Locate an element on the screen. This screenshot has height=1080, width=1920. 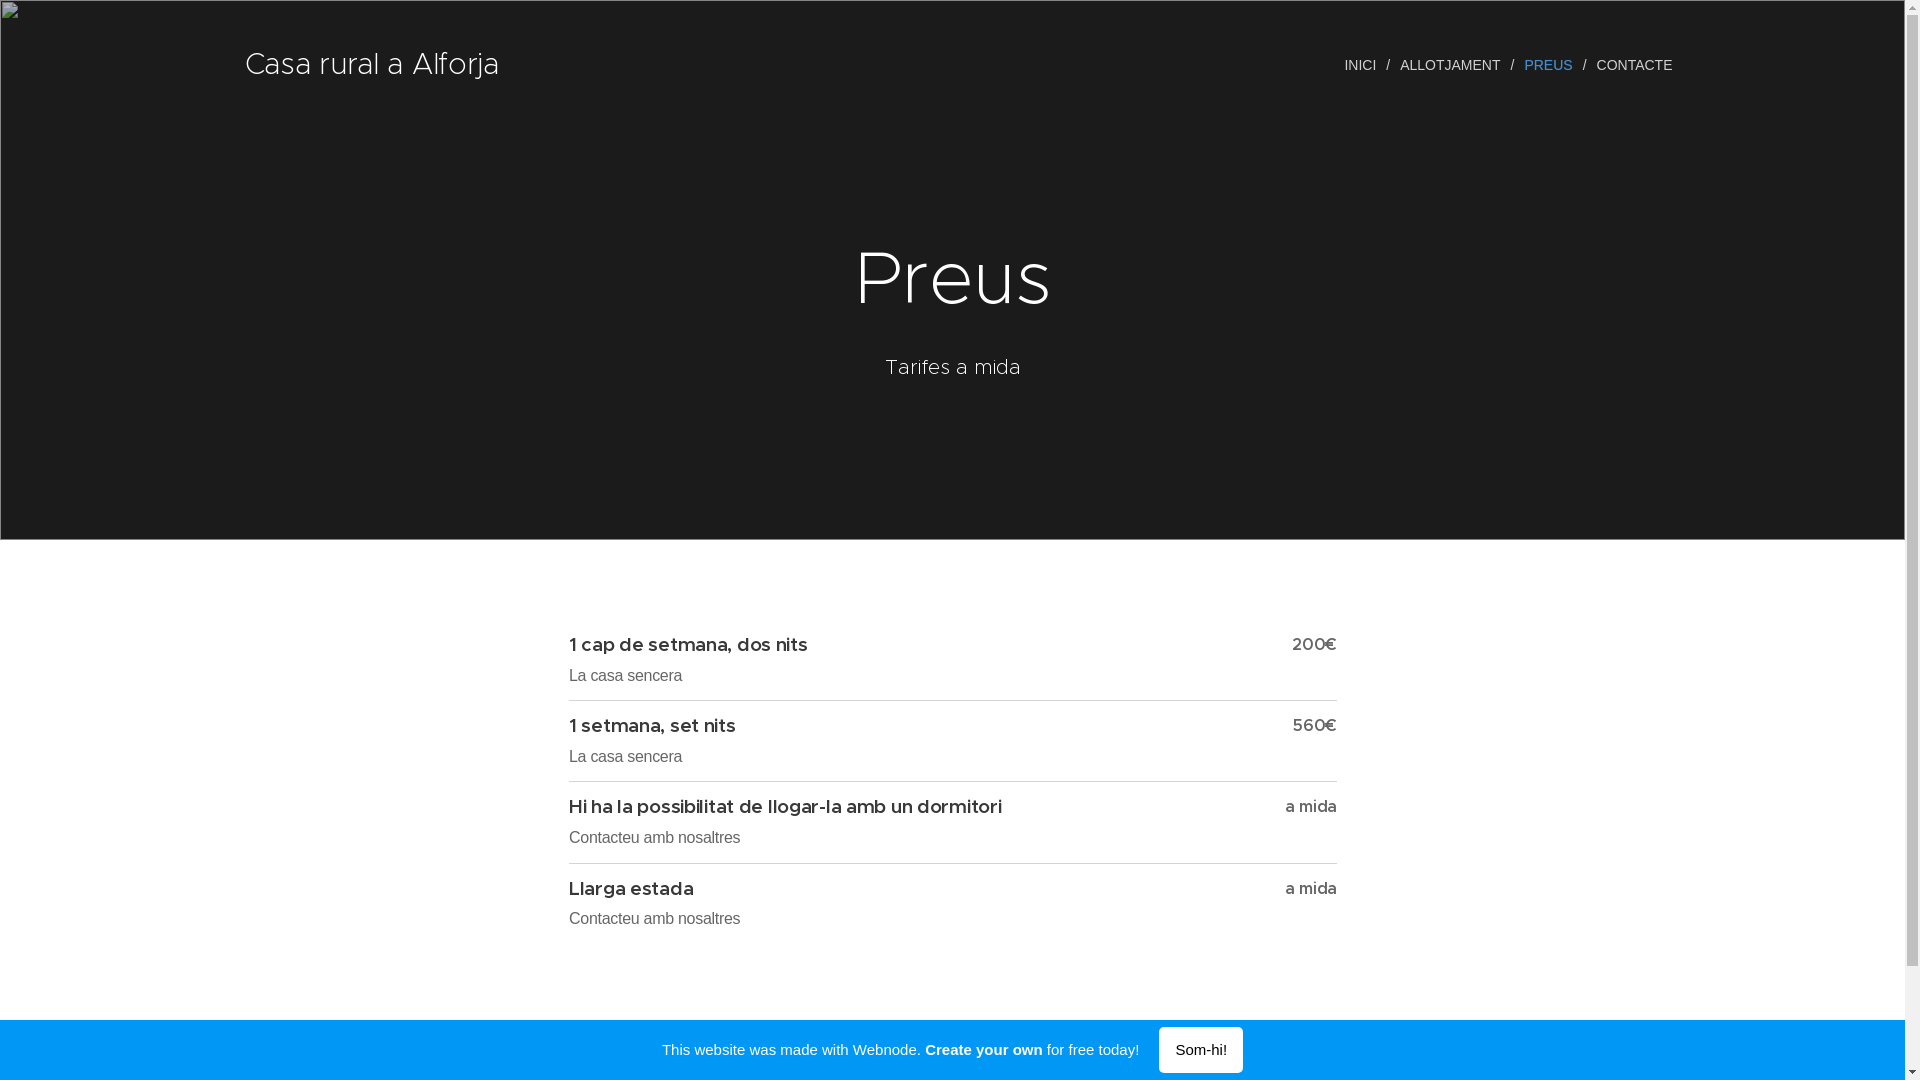
'Casa rural a Alforja ' is located at coordinates (373, 64).